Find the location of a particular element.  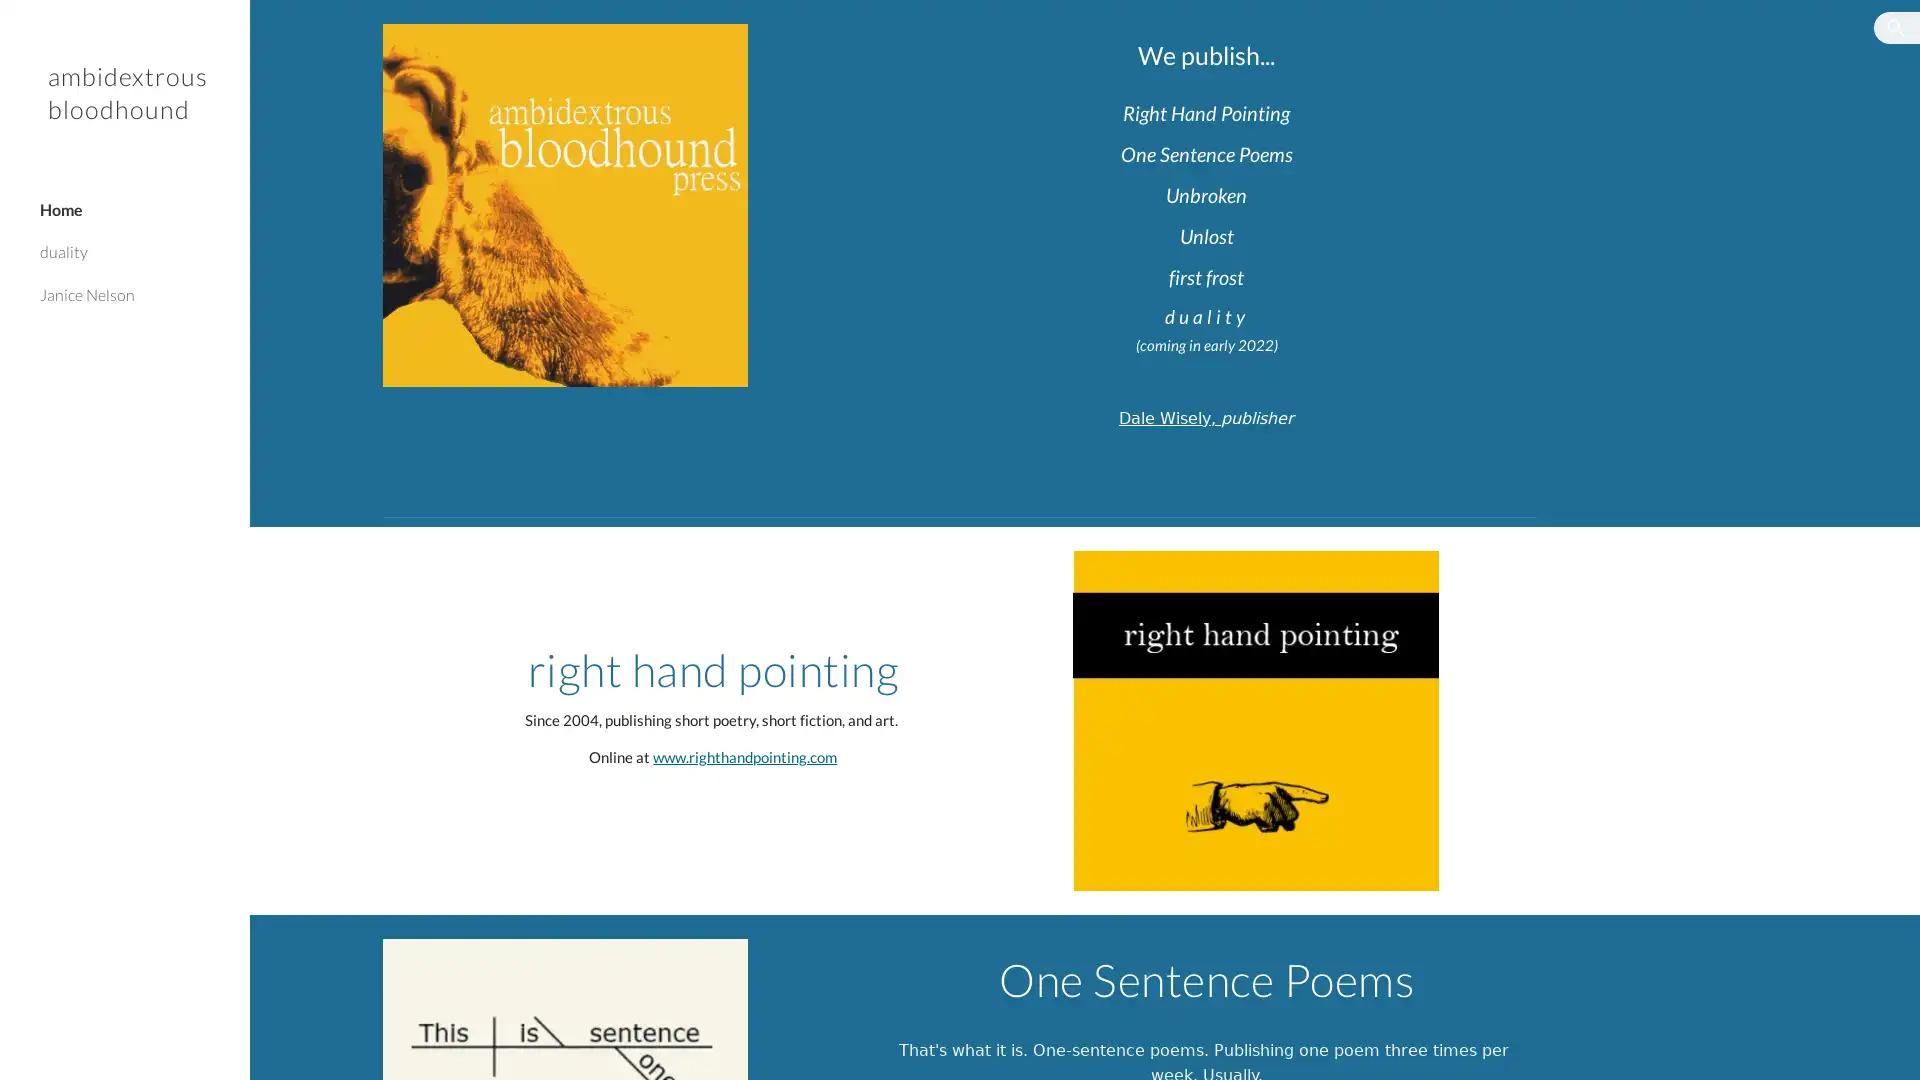

Skip to navigation is located at coordinates (1139, 37).